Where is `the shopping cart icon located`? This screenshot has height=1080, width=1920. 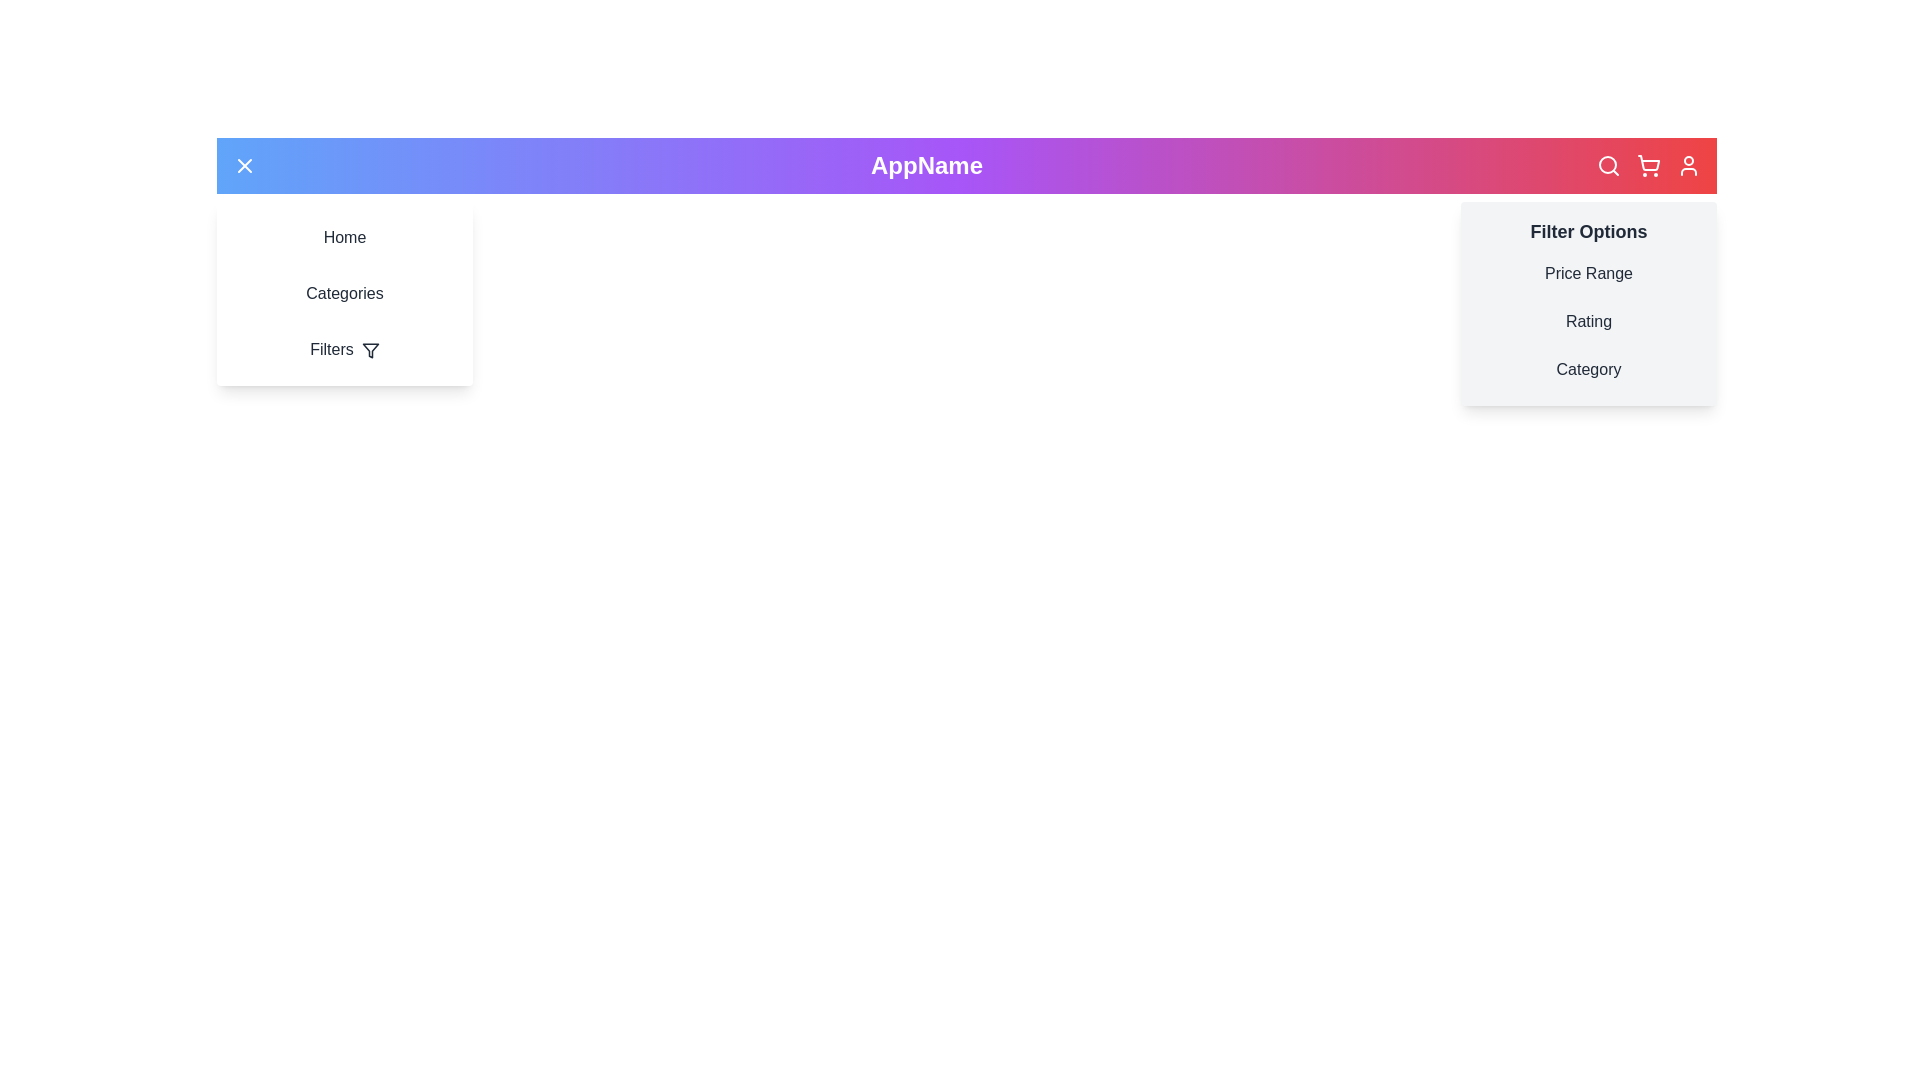
the shopping cart icon located is located at coordinates (1649, 164).